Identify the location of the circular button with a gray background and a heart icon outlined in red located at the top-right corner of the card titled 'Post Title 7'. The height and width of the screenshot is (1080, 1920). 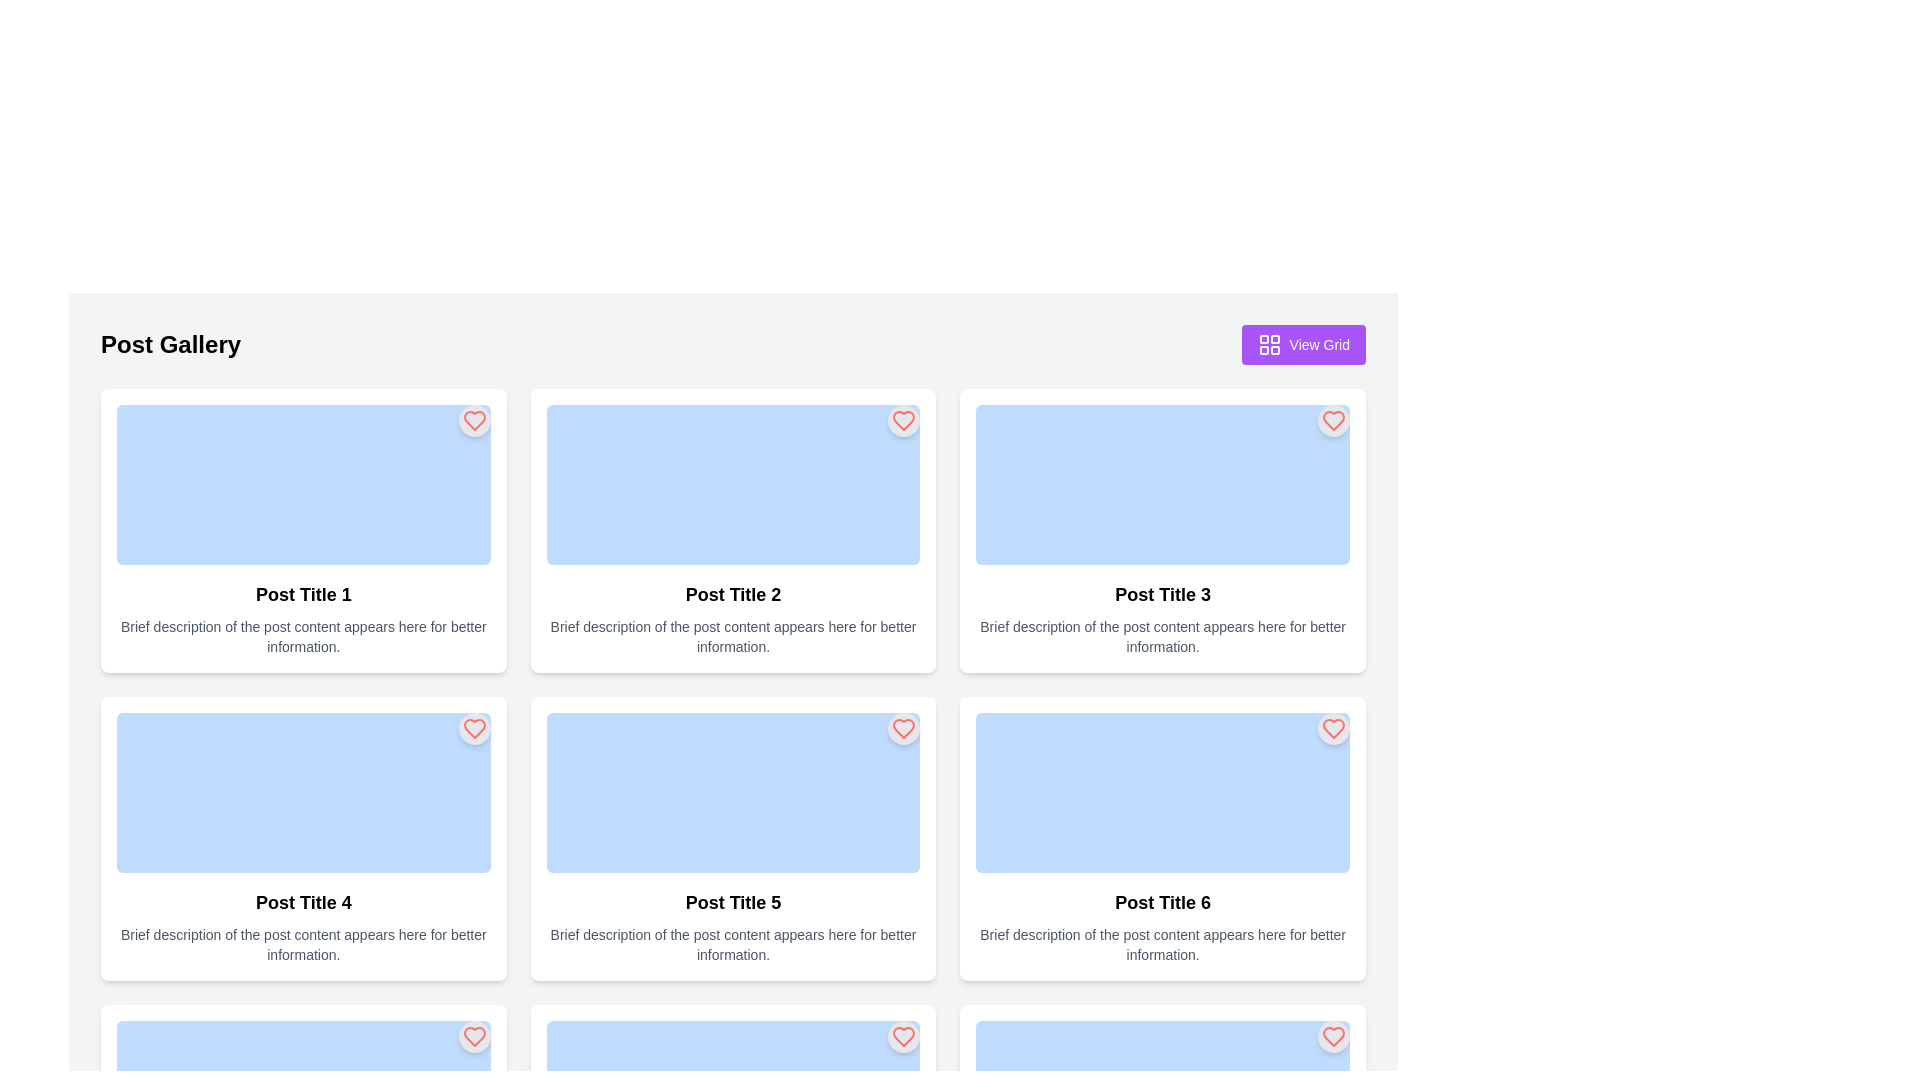
(473, 1036).